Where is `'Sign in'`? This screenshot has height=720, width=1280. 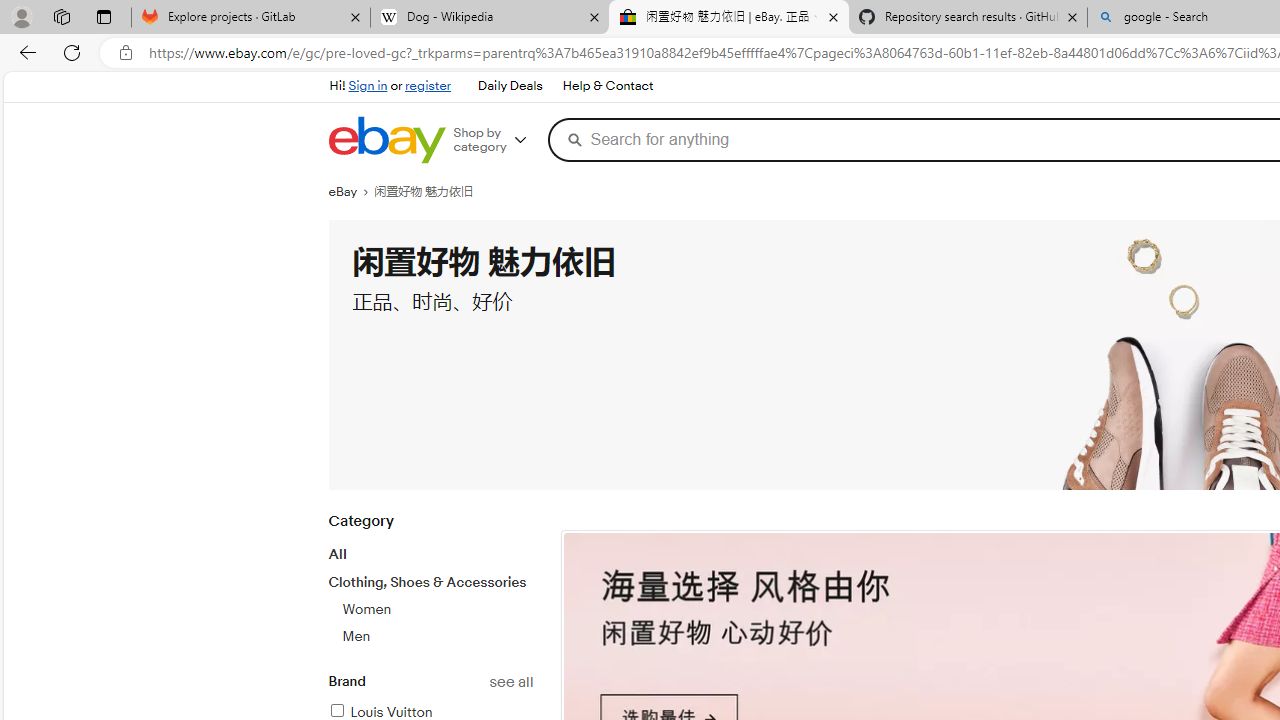
'Sign in' is located at coordinates (368, 85).